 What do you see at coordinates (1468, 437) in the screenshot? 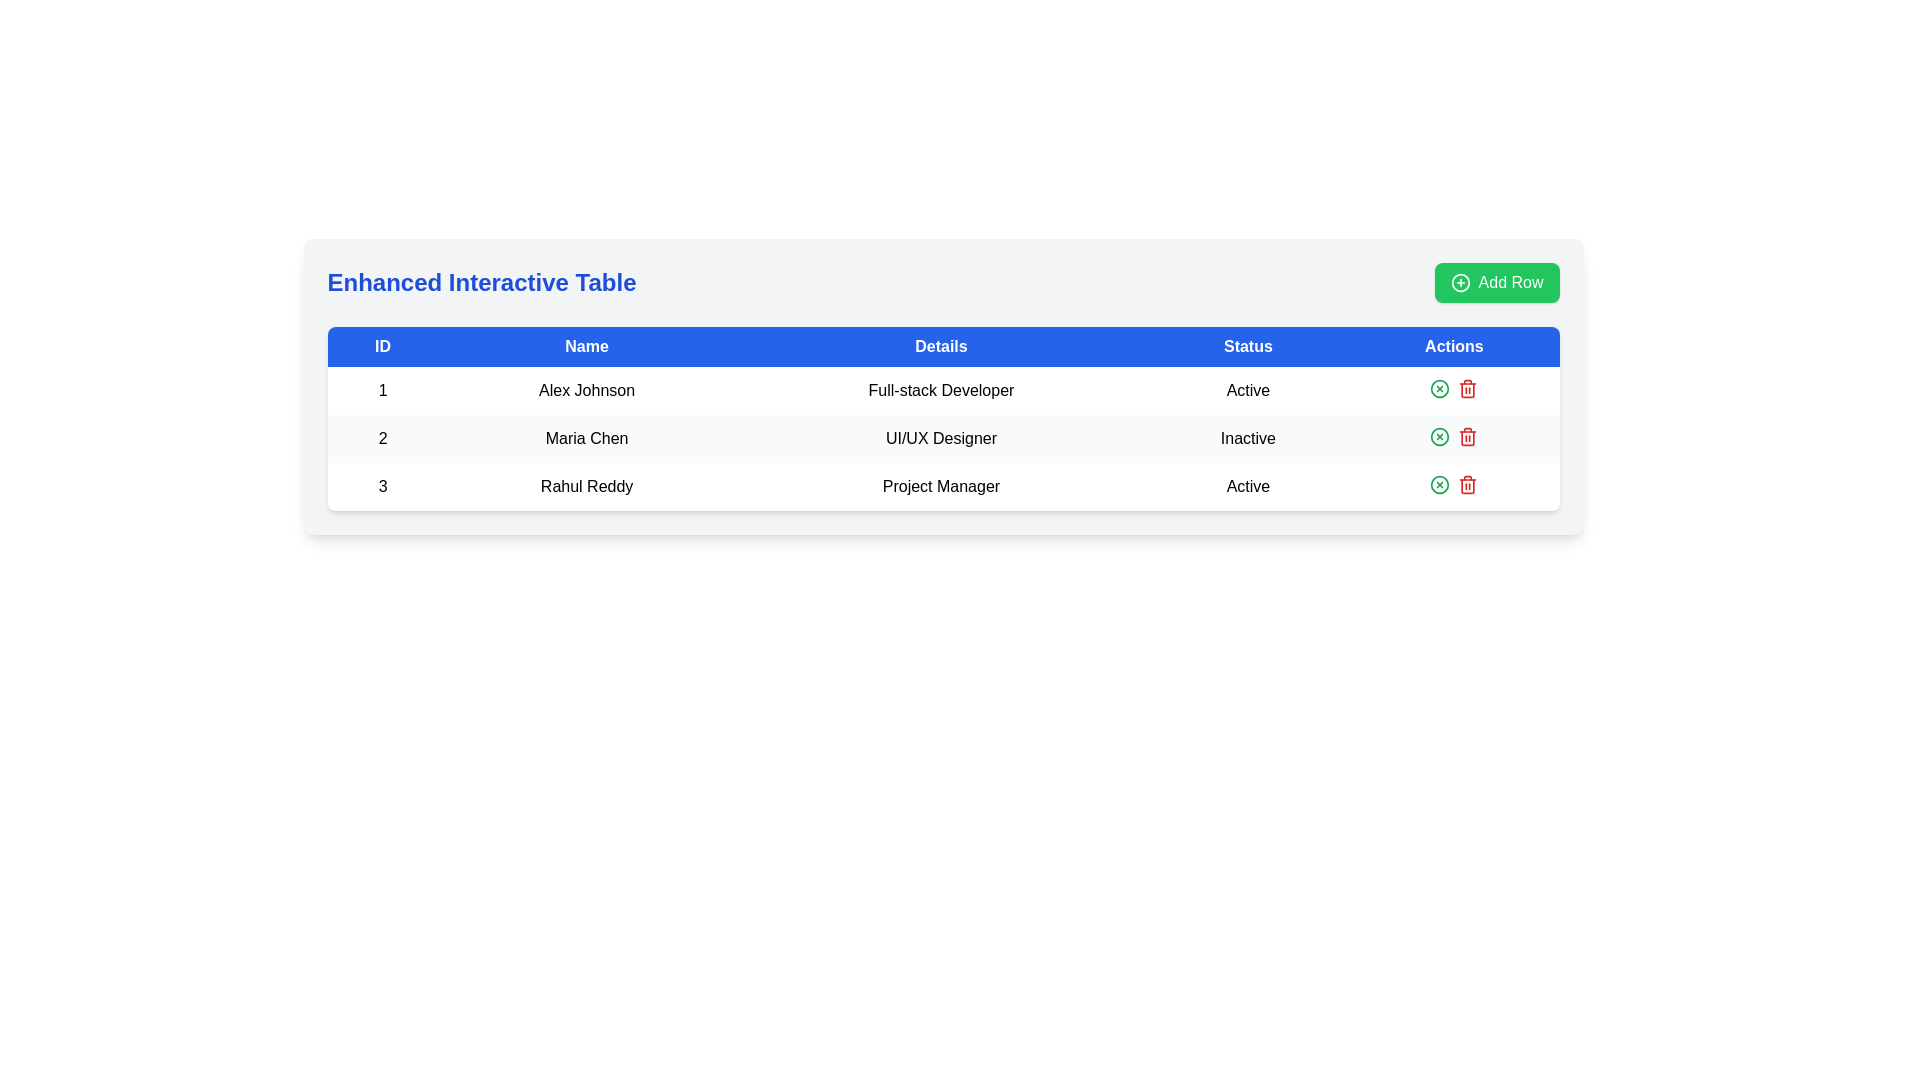
I see `the red trash can icon button located in the 'Actions' column of the last row of the Enhanced Interactive Table` at bounding box center [1468, 437].